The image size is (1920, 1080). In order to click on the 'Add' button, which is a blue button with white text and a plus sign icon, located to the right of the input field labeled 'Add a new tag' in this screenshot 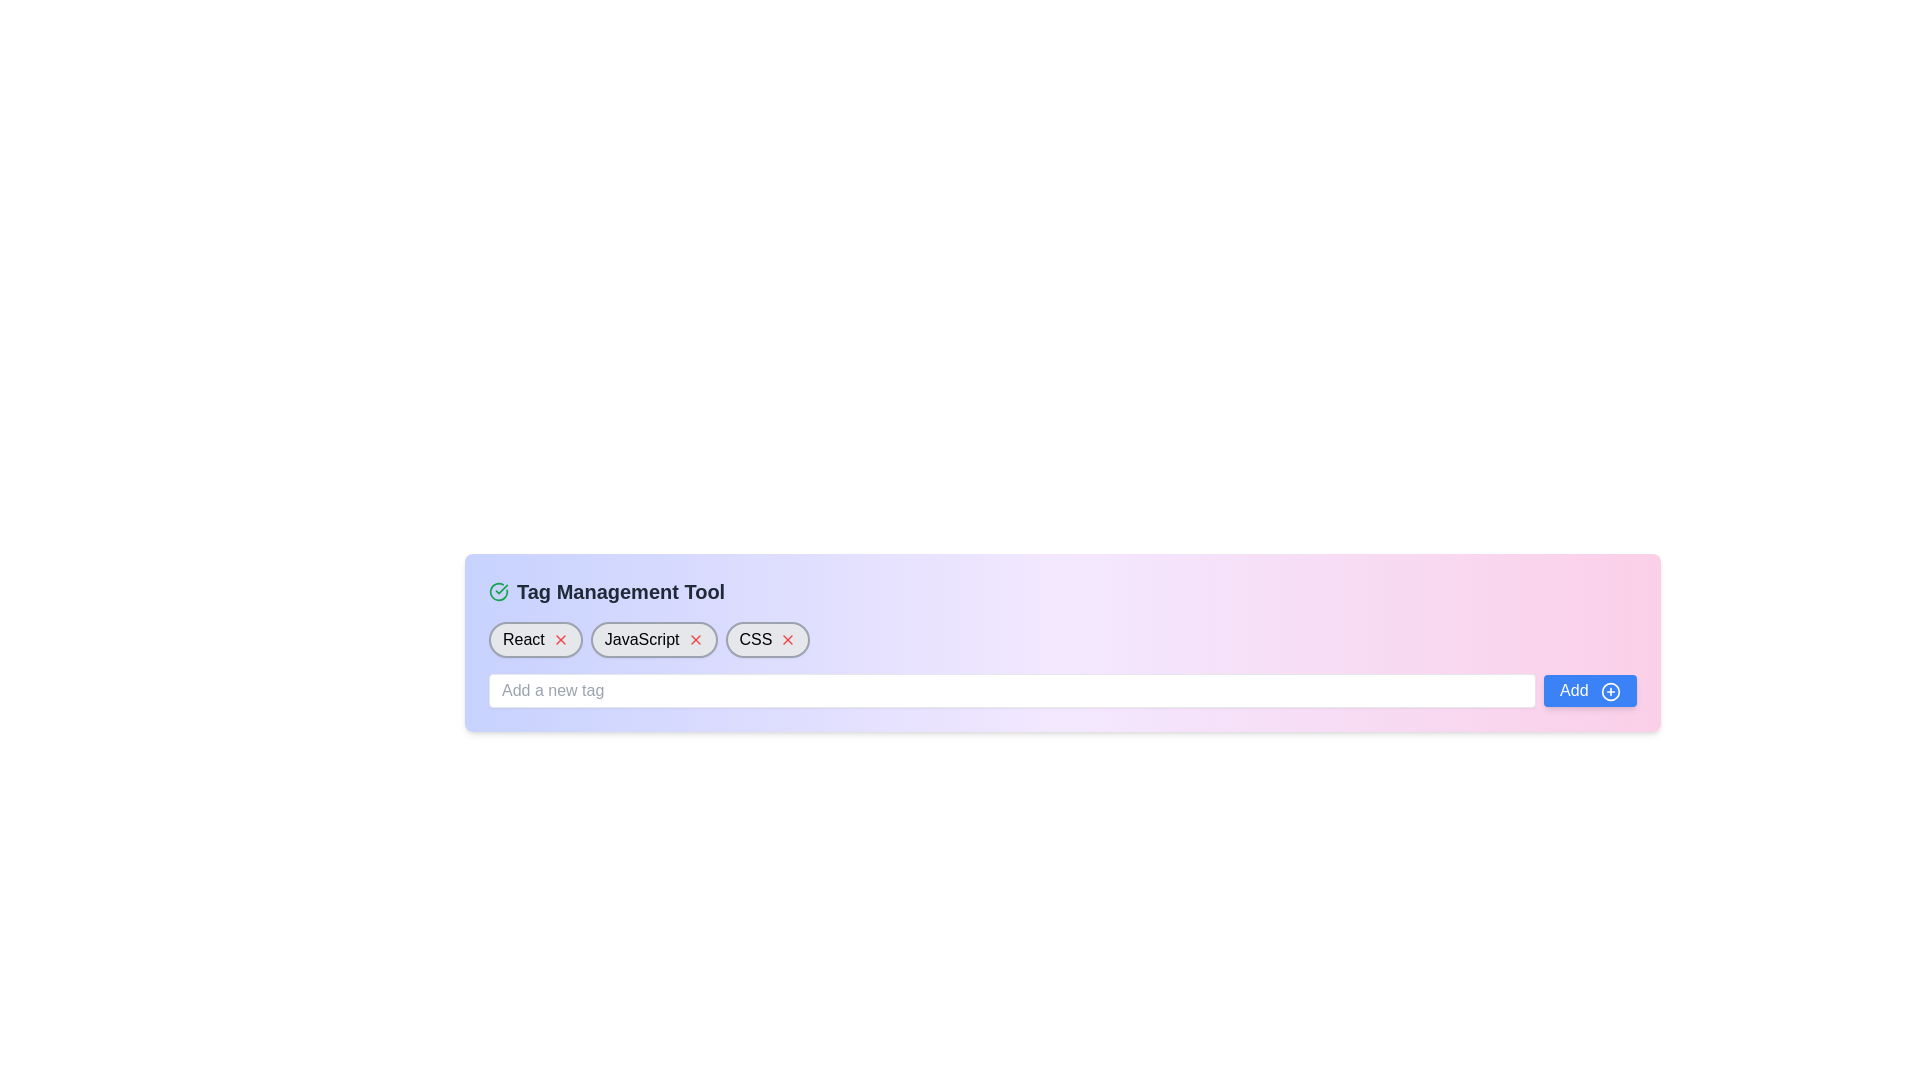, I will do `click(1589, 689)`.